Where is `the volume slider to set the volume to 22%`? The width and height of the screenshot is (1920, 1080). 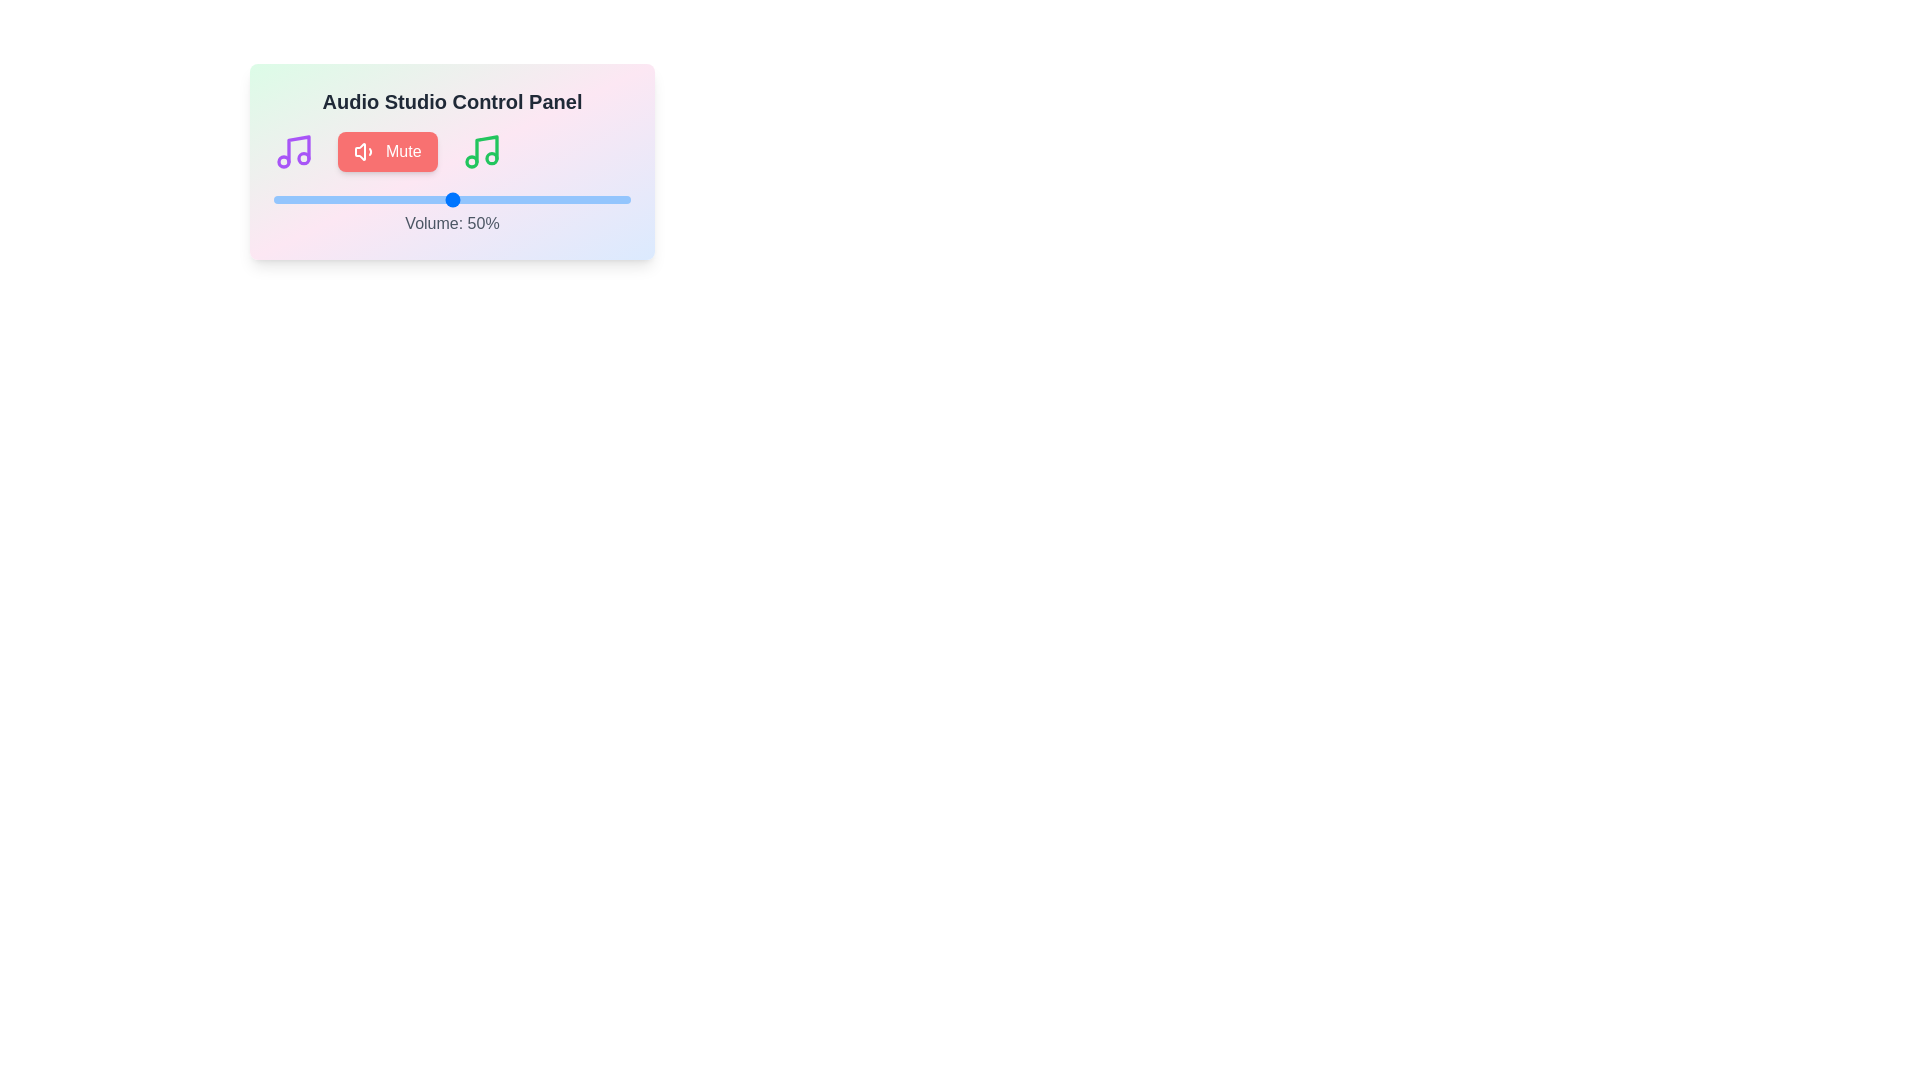 the volume slider to set the volume to 22% is located at coordinates (352, 200).